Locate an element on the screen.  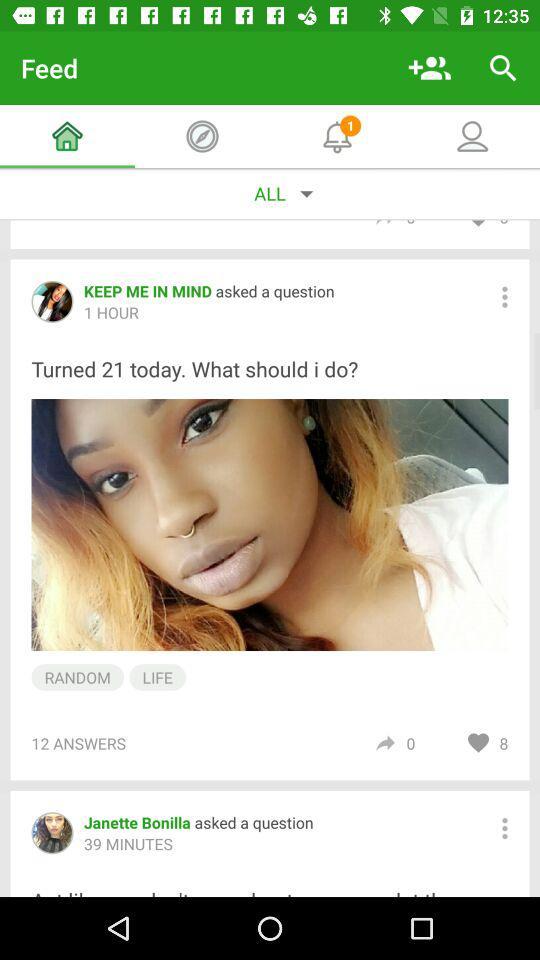
separate menu is located at coordinates (503, 828).